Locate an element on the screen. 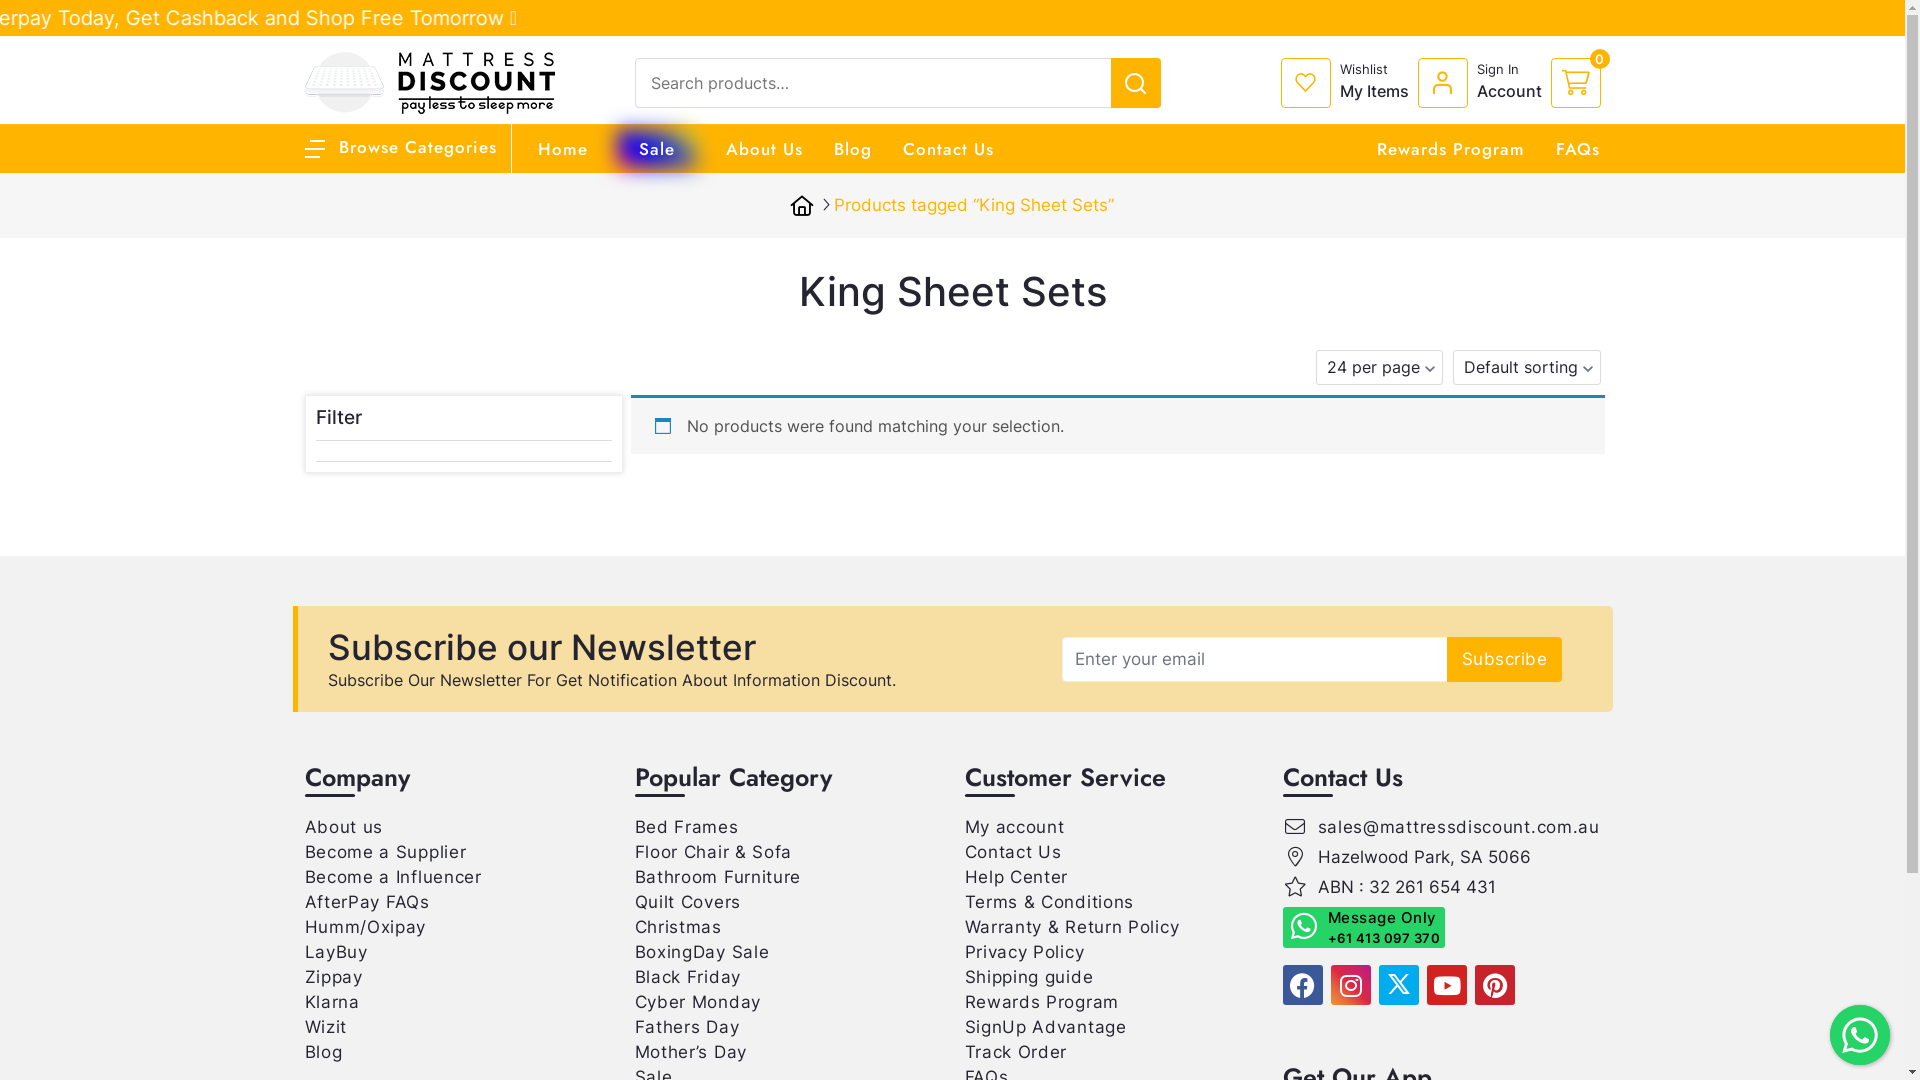 The height and width of the screenshot is (1080, 1920). 'BoxingDay Sale' is located at coordinates (632, 951).